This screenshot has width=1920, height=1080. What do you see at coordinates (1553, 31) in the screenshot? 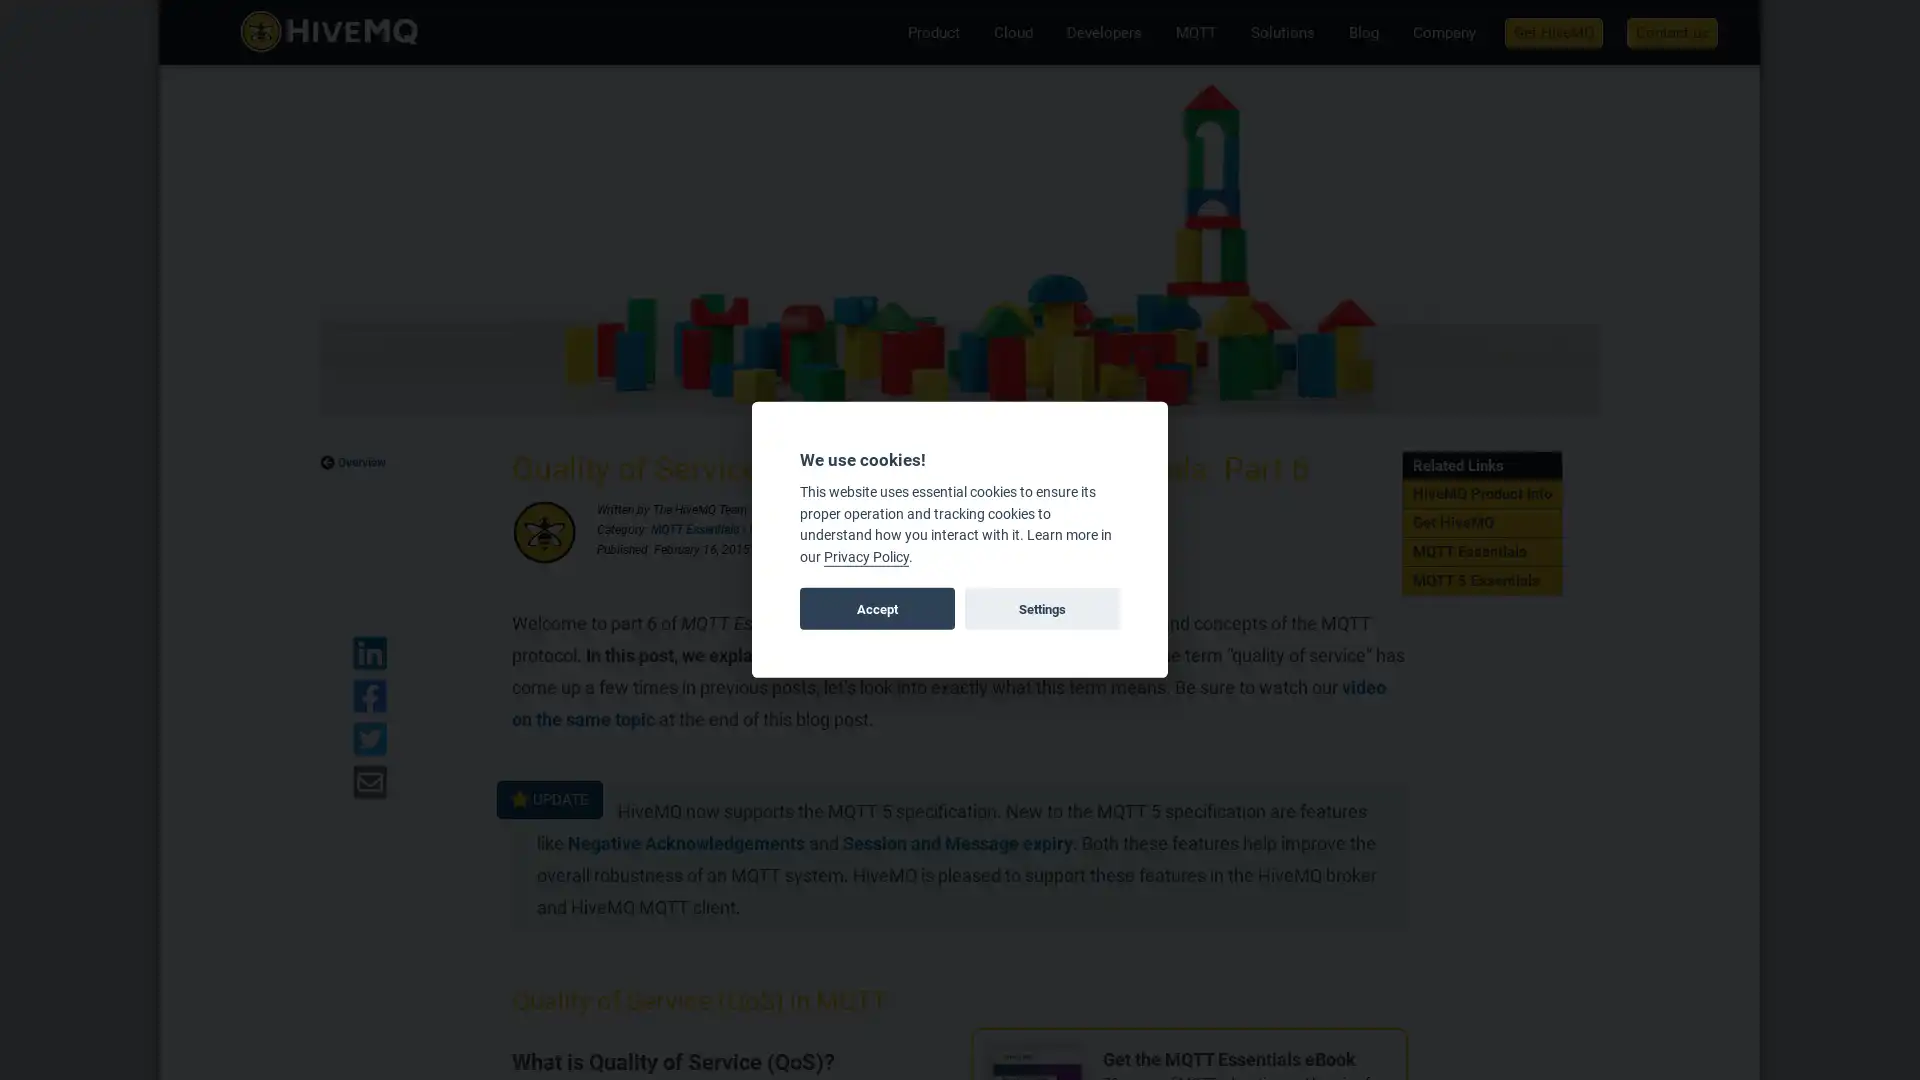
I see `Get HiveMQ` at bounding box center [1553, 31].